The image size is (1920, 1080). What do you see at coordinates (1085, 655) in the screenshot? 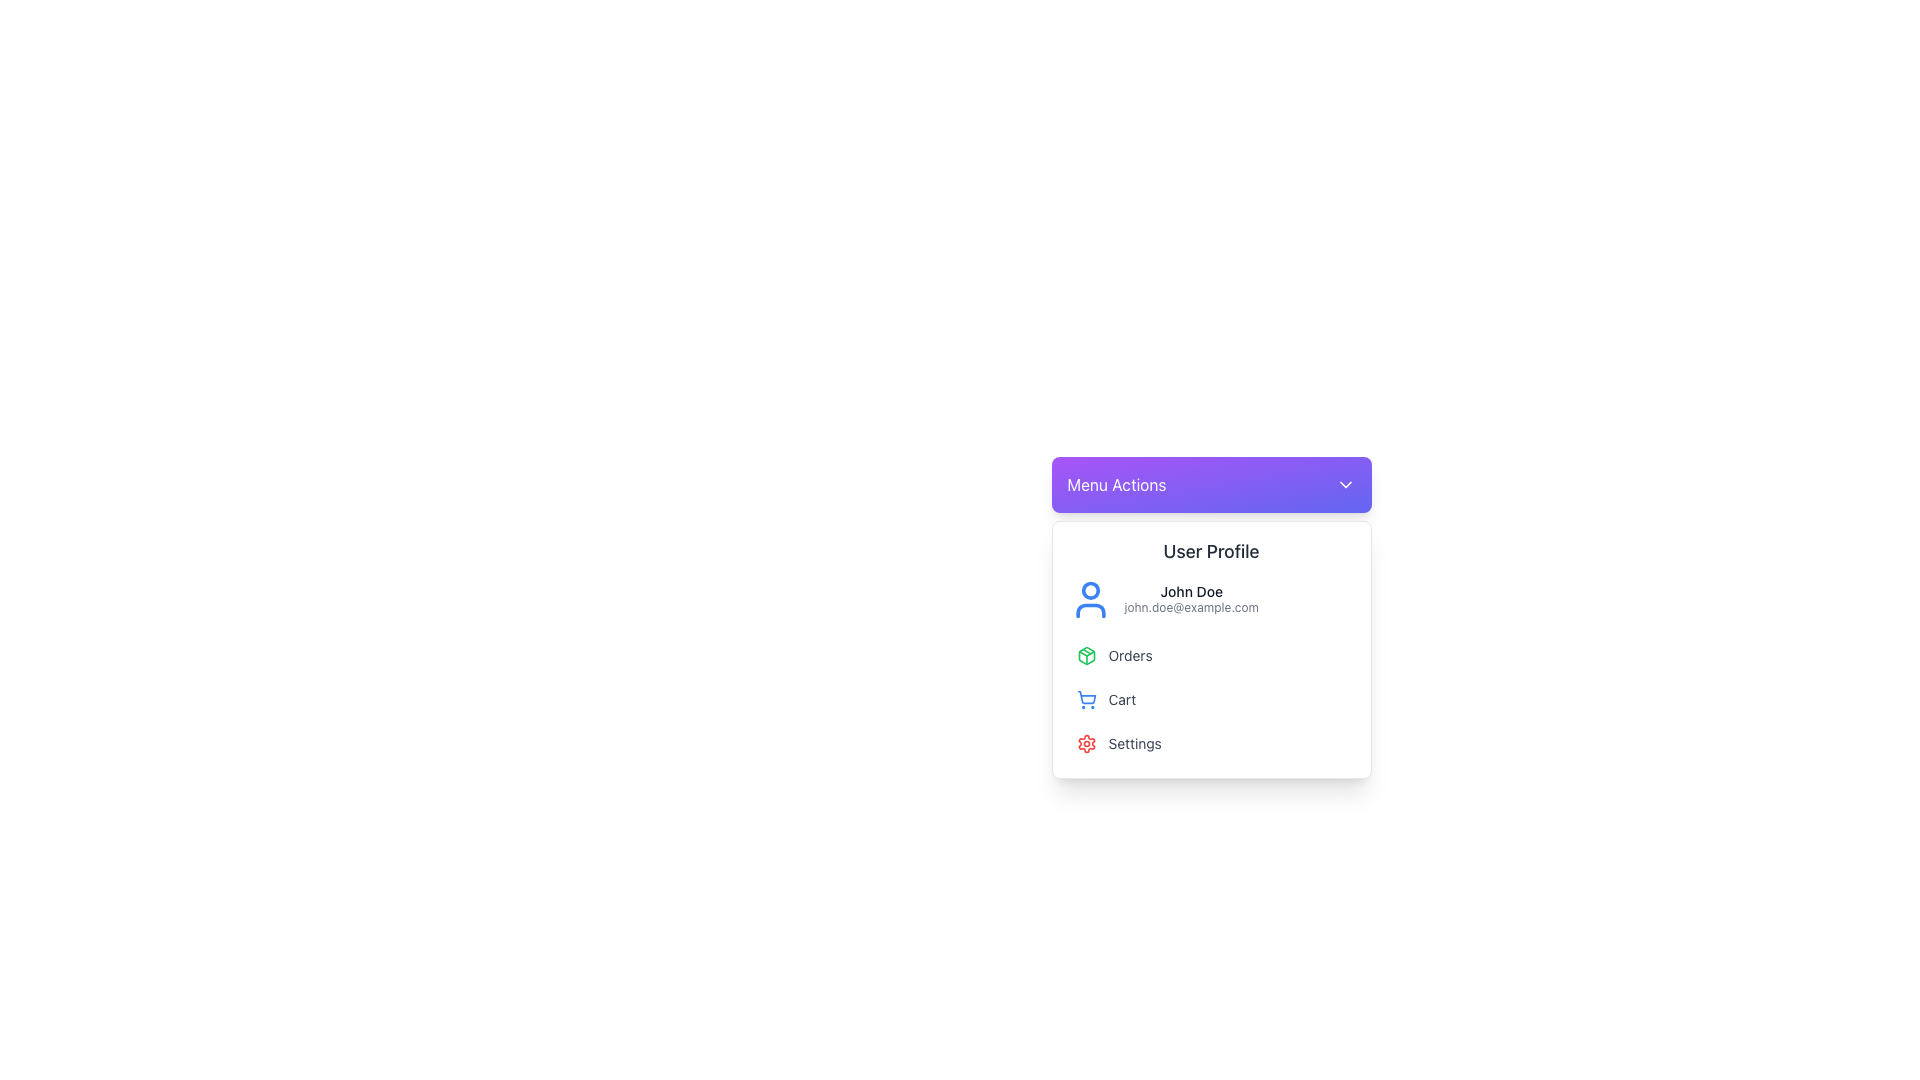
I see `the 'Orders' icon, which visually represents the 'Orders' menu item and is positioned to the left of the text label 'Orders'` at bounding box center [1085, 655].